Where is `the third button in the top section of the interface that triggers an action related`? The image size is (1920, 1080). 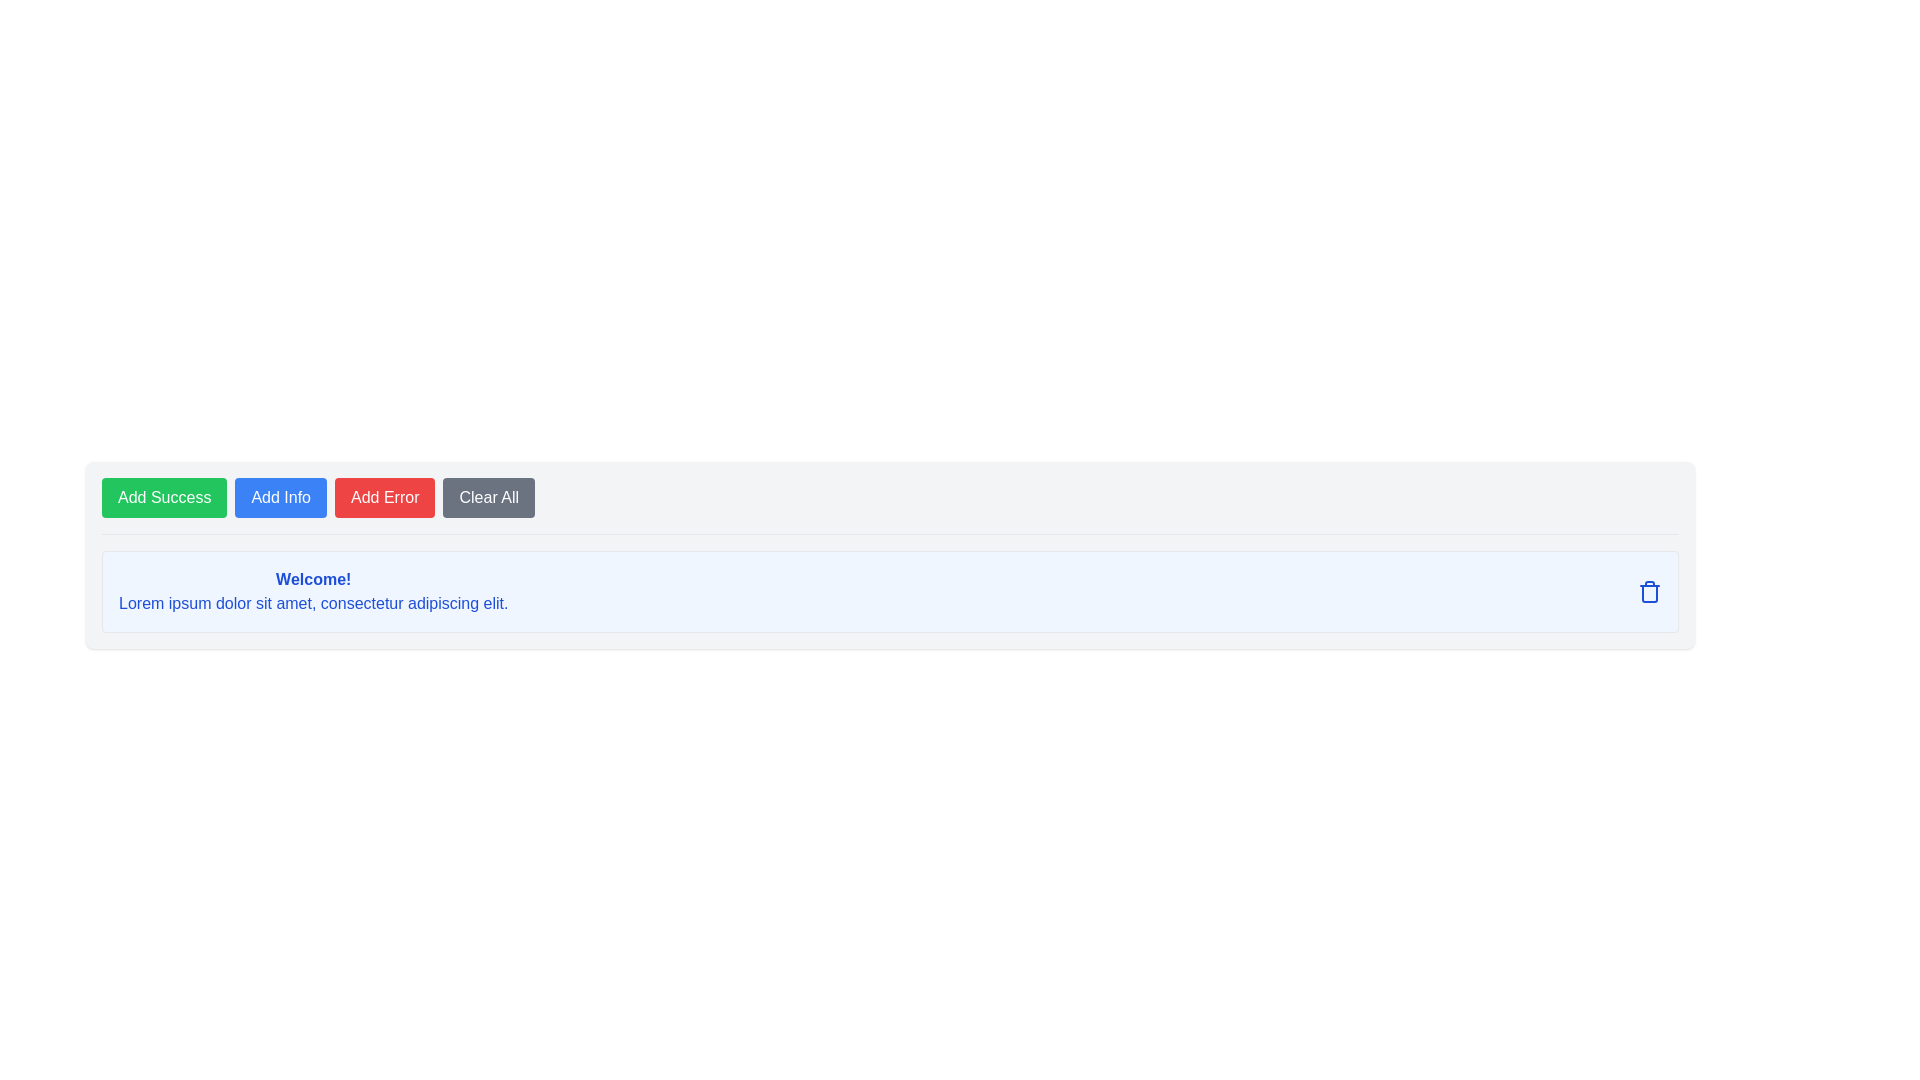
the third button in the top section of the interface that triggers an action related is located at coordinates (385, 496).